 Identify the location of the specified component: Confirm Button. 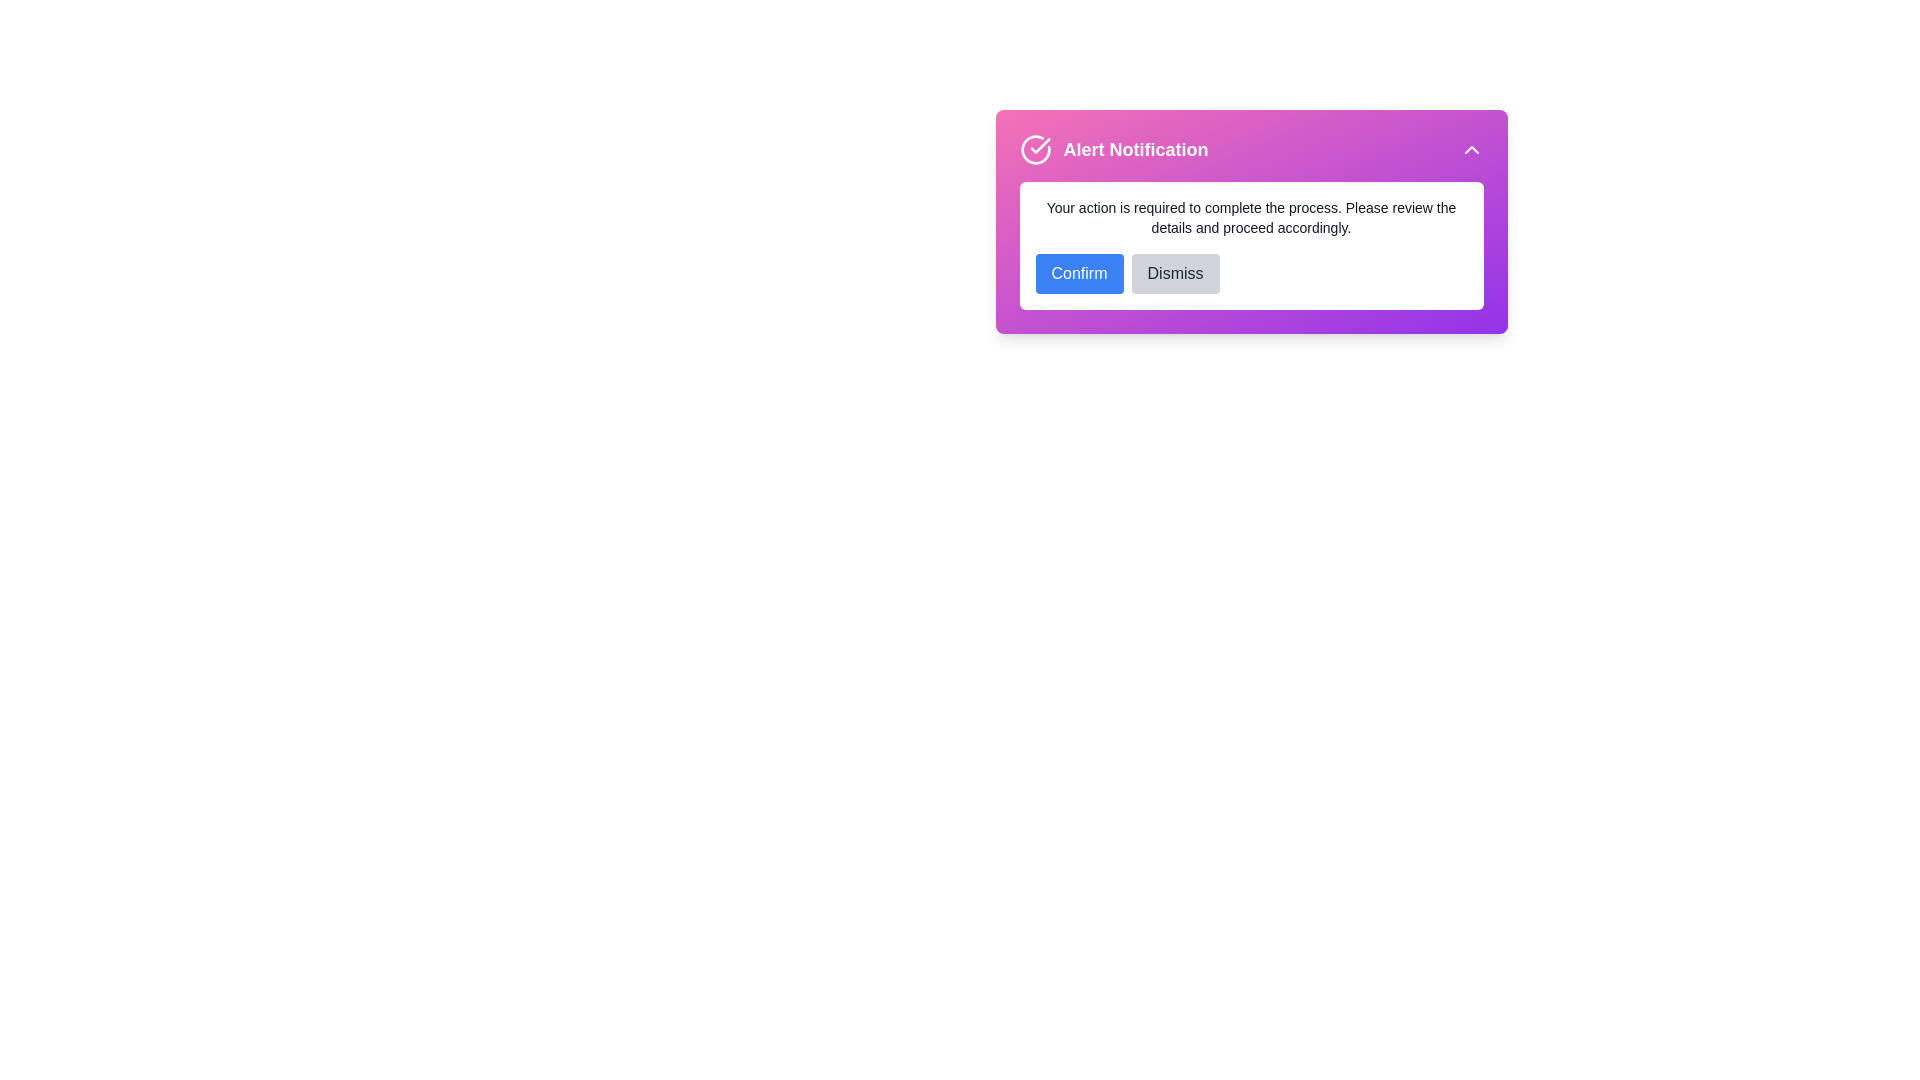
(1078, 273).